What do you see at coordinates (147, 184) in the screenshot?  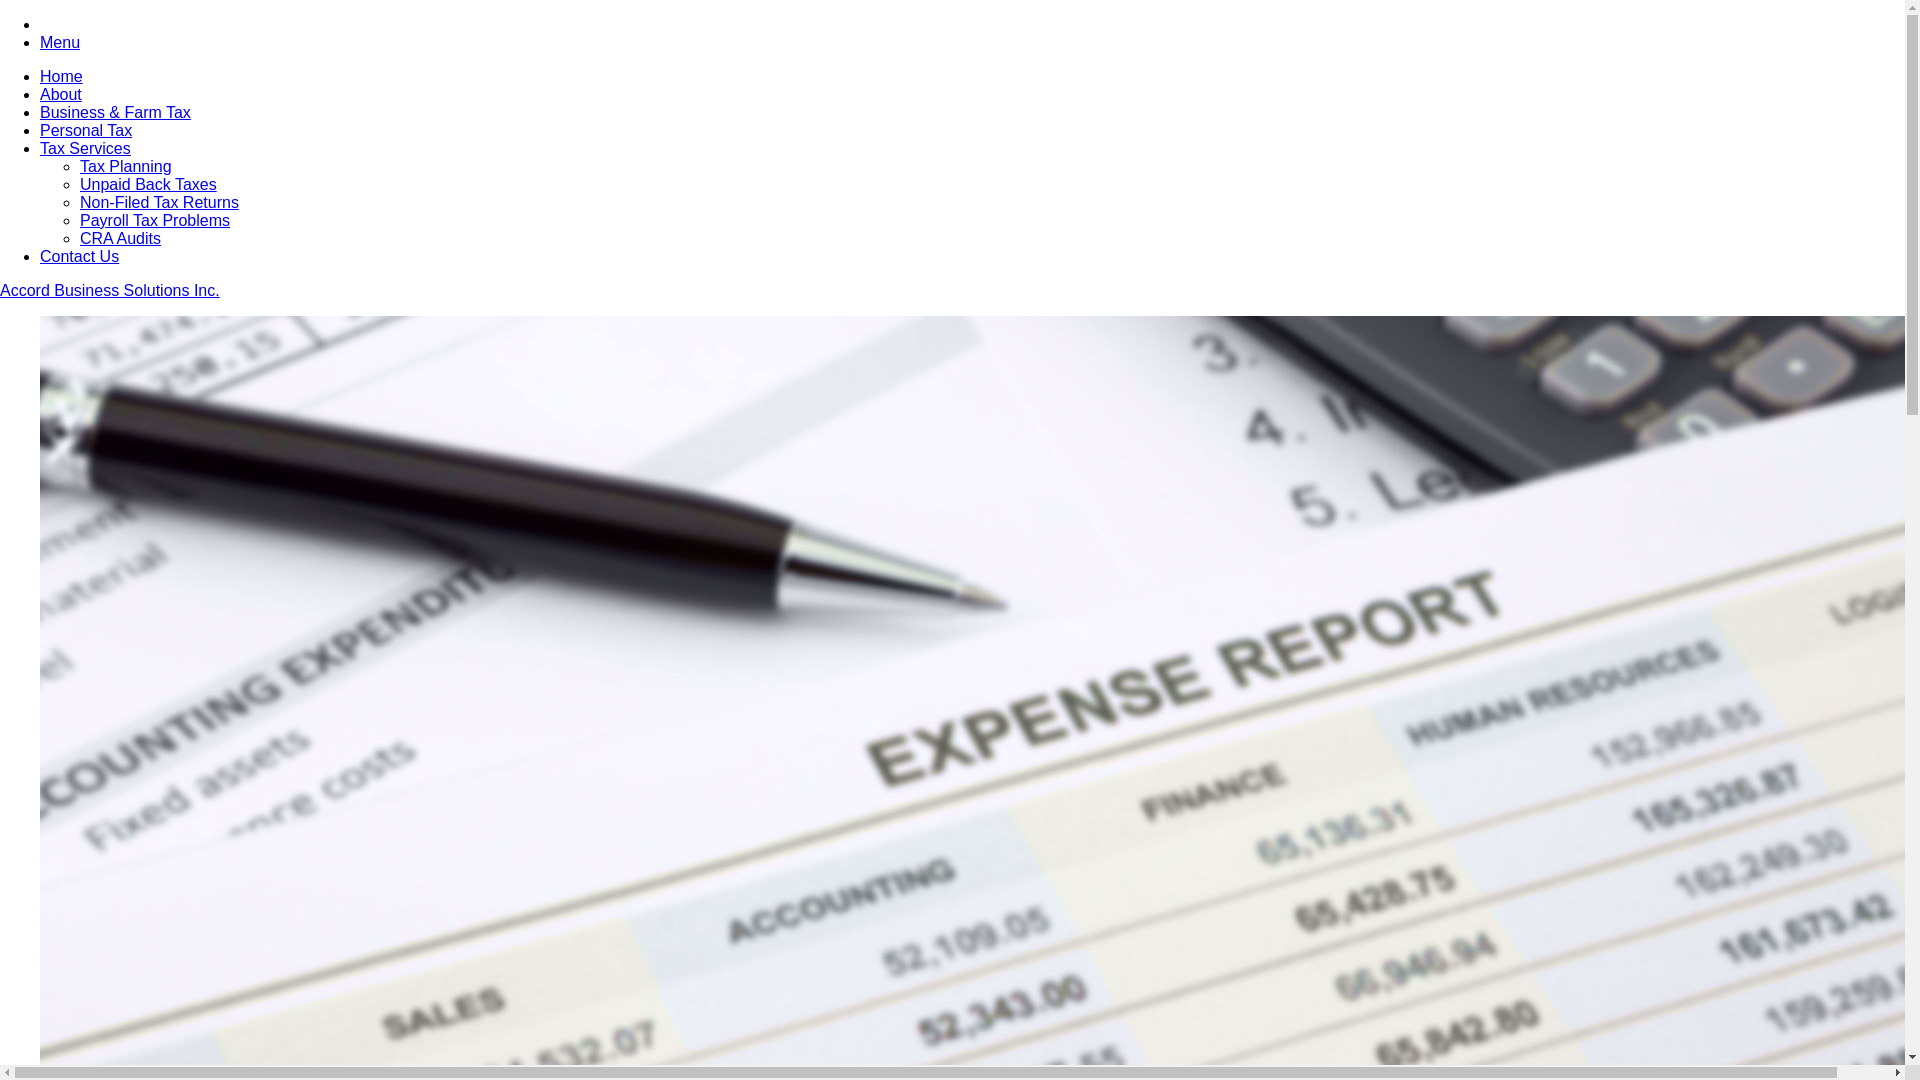 I see `'Unpaid Back Taxes'` at bounding box center [147, 184].